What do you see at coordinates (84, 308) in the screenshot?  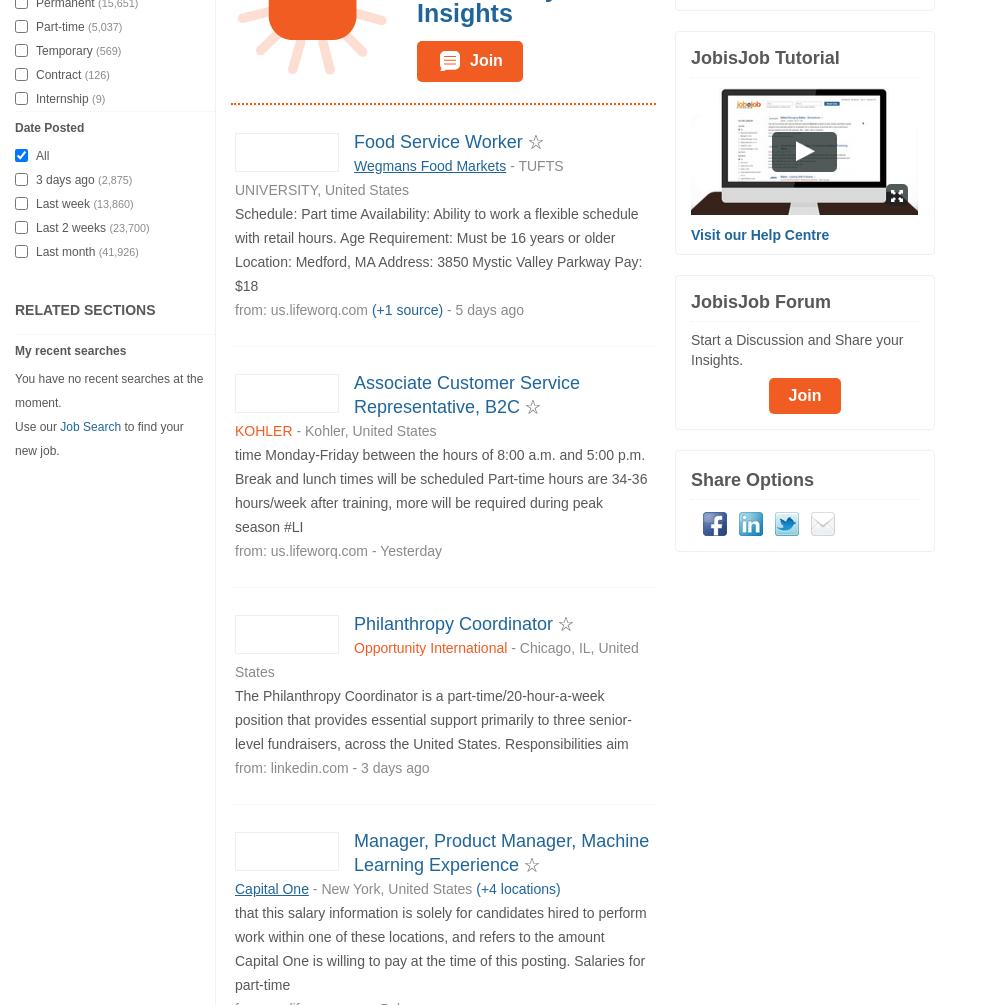 I see `'Related sections'` at bounding box center [84, 308].